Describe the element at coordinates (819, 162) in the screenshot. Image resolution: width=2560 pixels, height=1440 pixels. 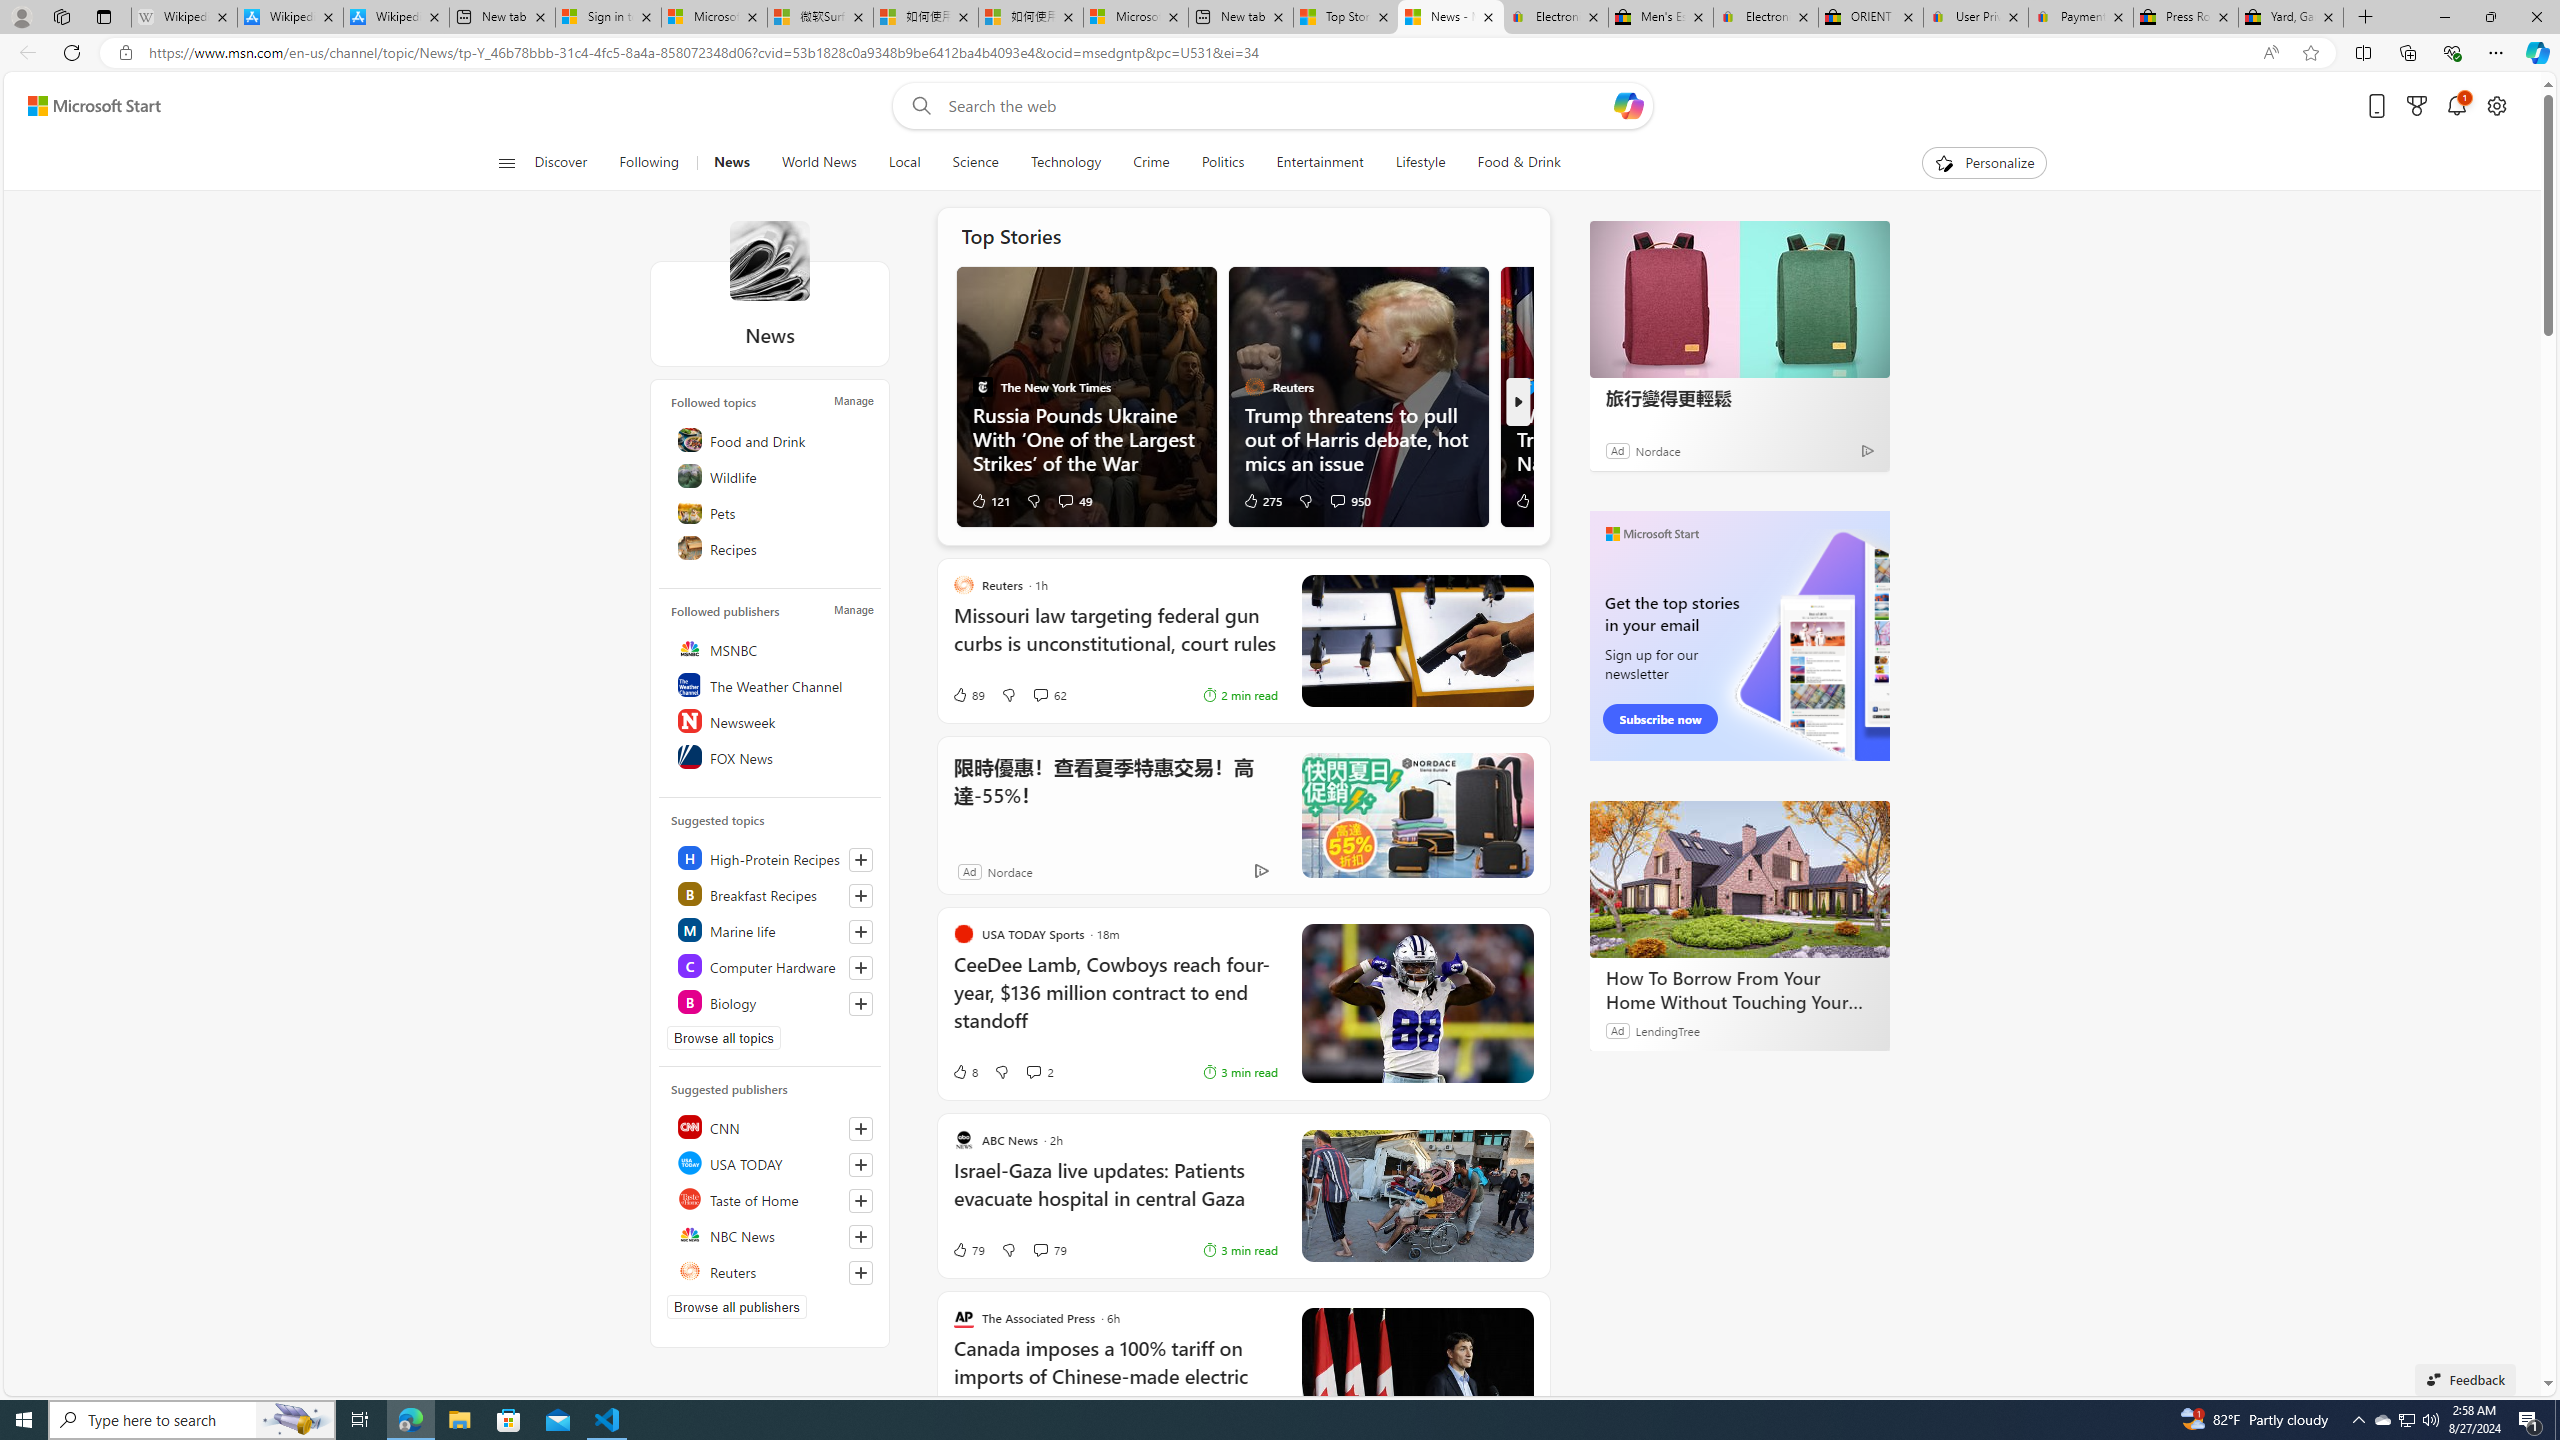
I see `'World News'` at that location.